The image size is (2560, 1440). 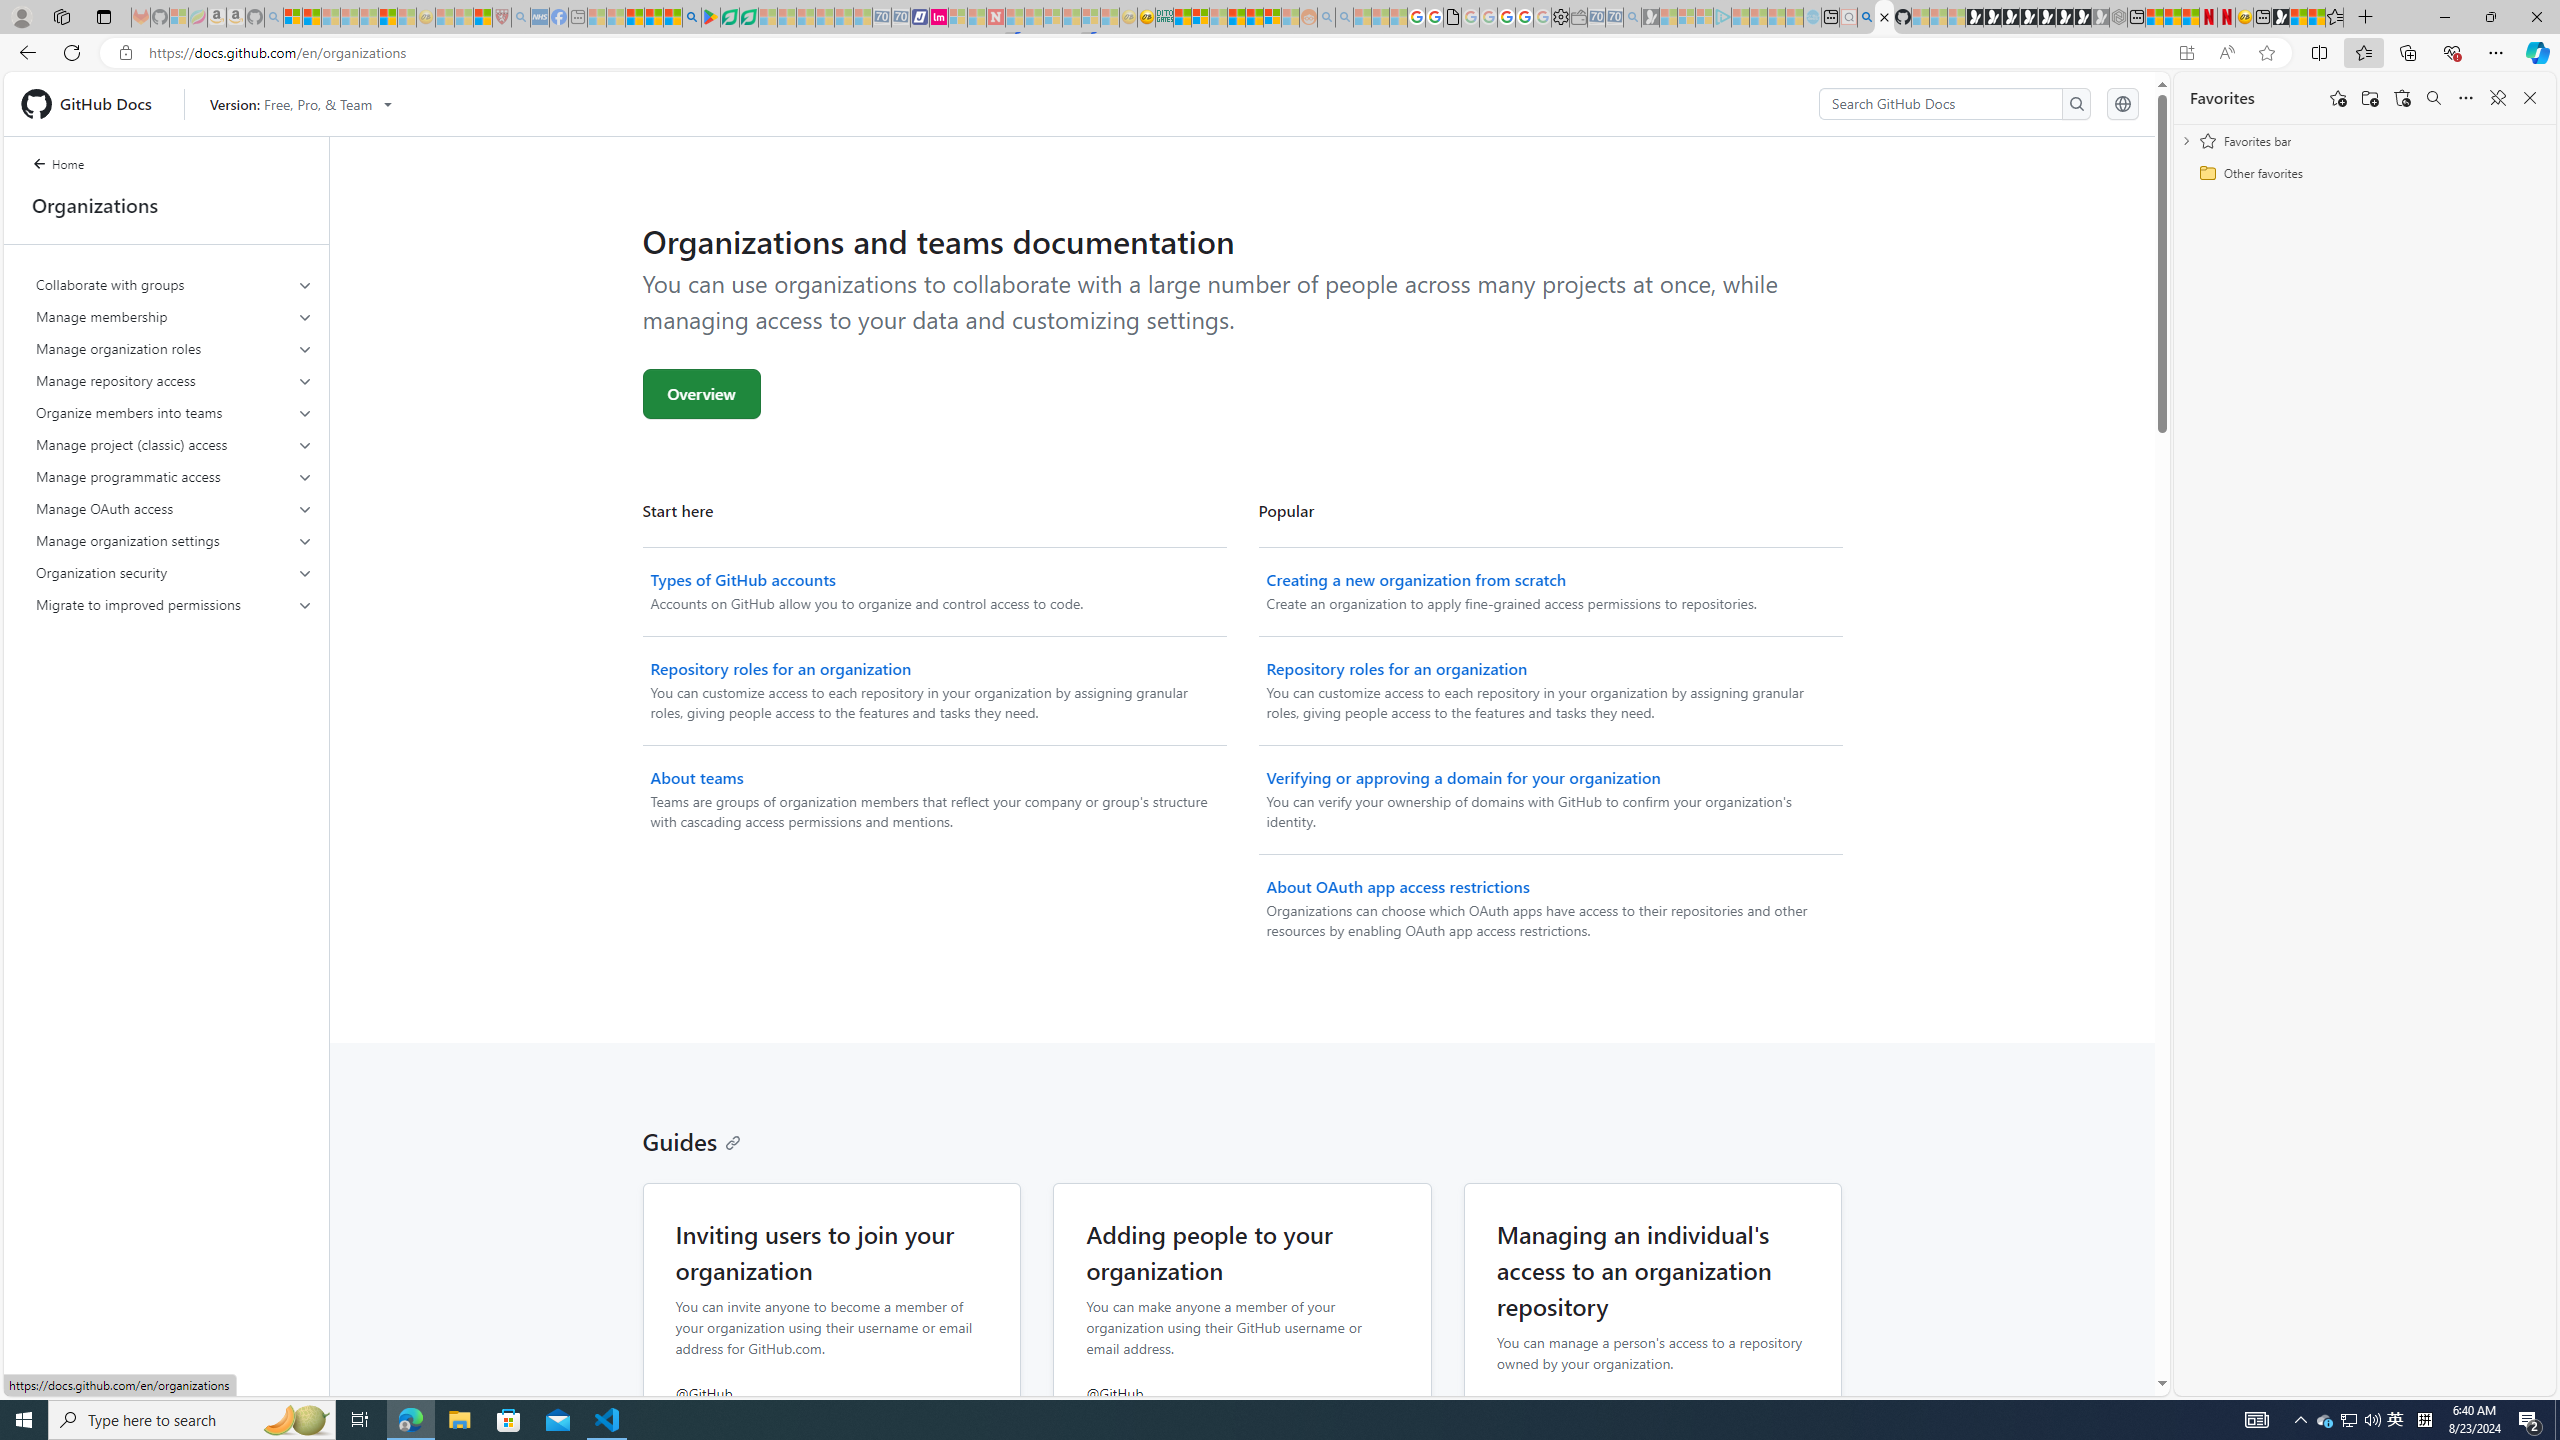 I want to click on 'Add folder', so click(x=2368, y=96).